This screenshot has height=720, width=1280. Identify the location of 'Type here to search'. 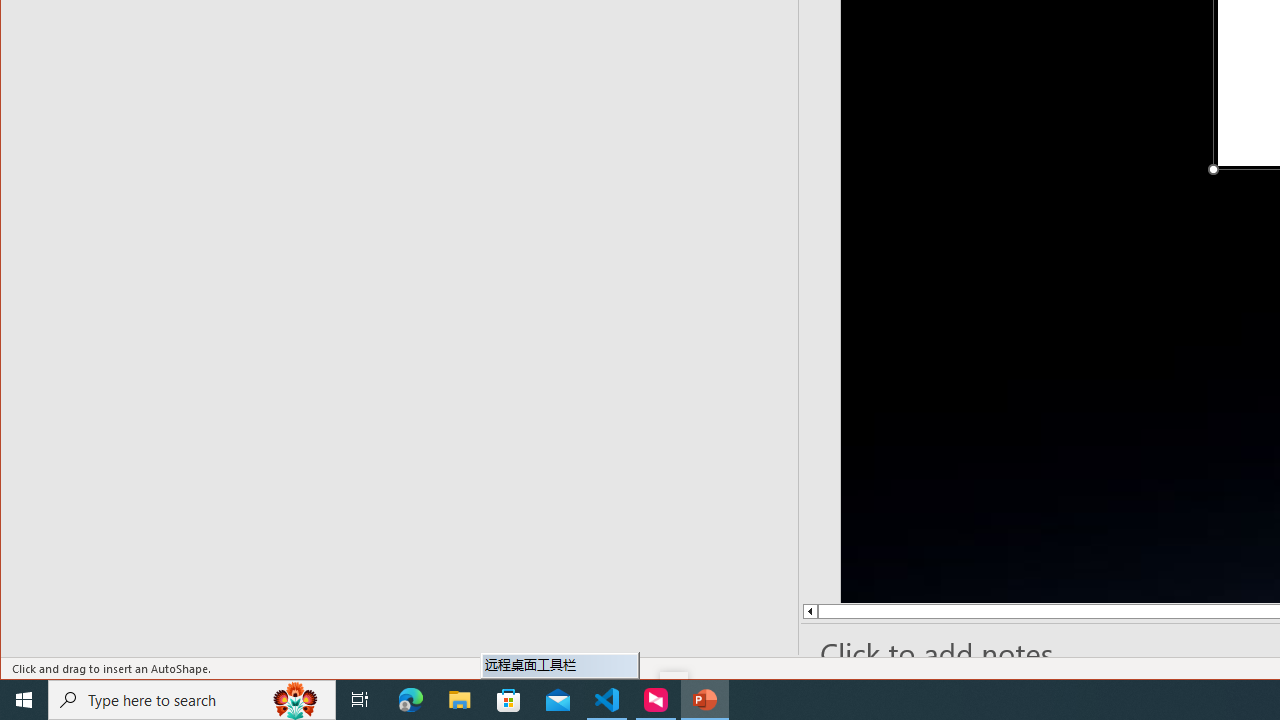
(192, 698).